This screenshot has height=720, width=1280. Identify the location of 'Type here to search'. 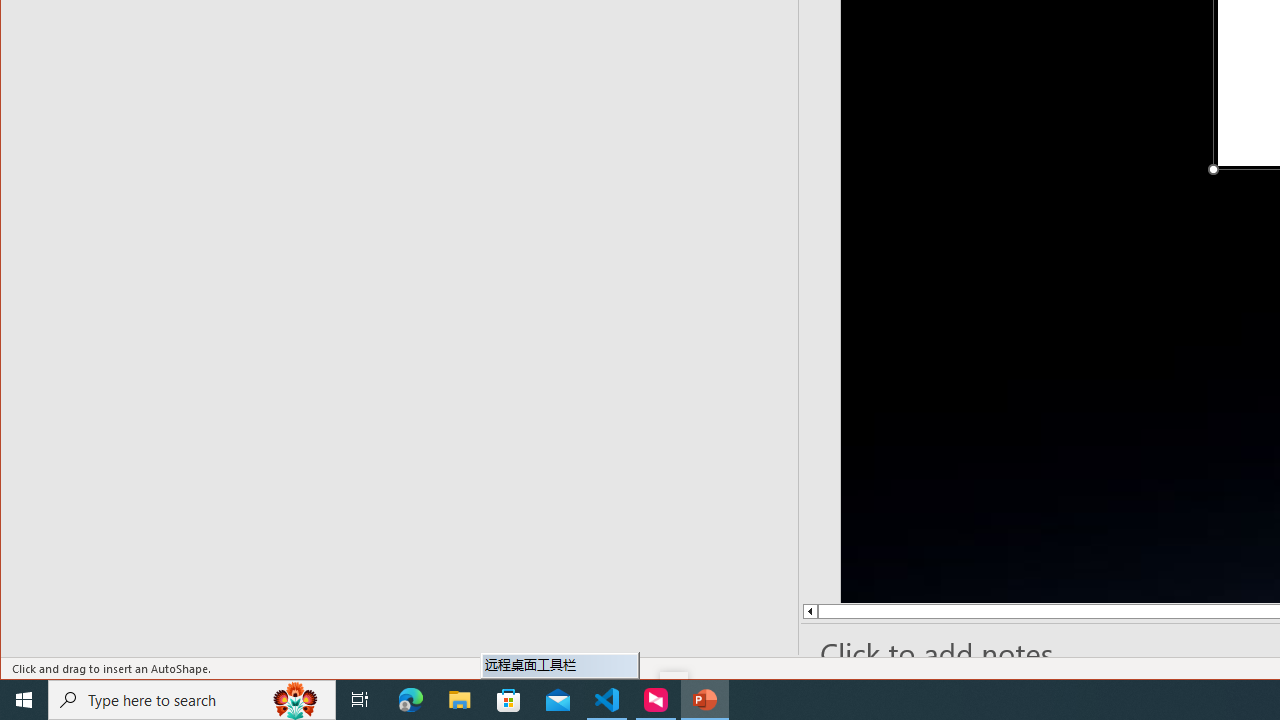
(192, 698).